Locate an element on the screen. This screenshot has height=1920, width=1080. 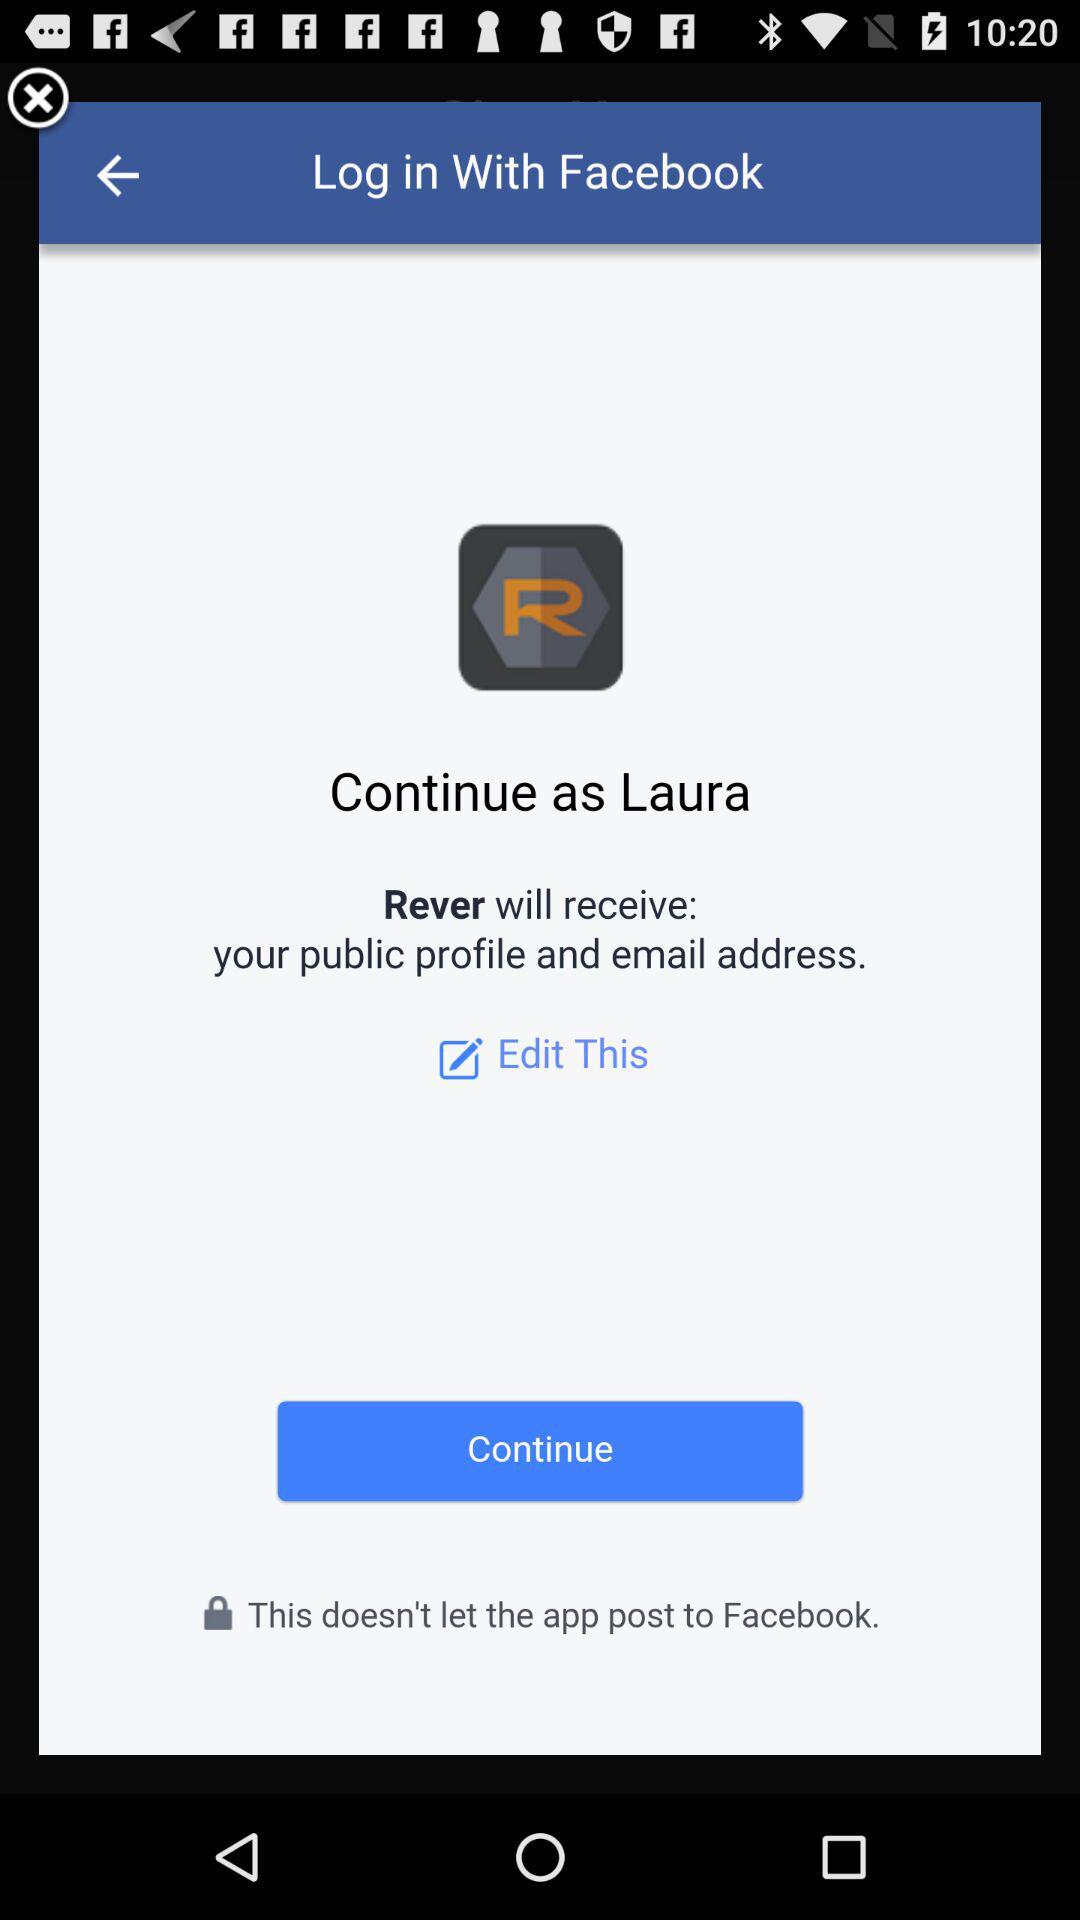
close is located at coordinates (38, 100).